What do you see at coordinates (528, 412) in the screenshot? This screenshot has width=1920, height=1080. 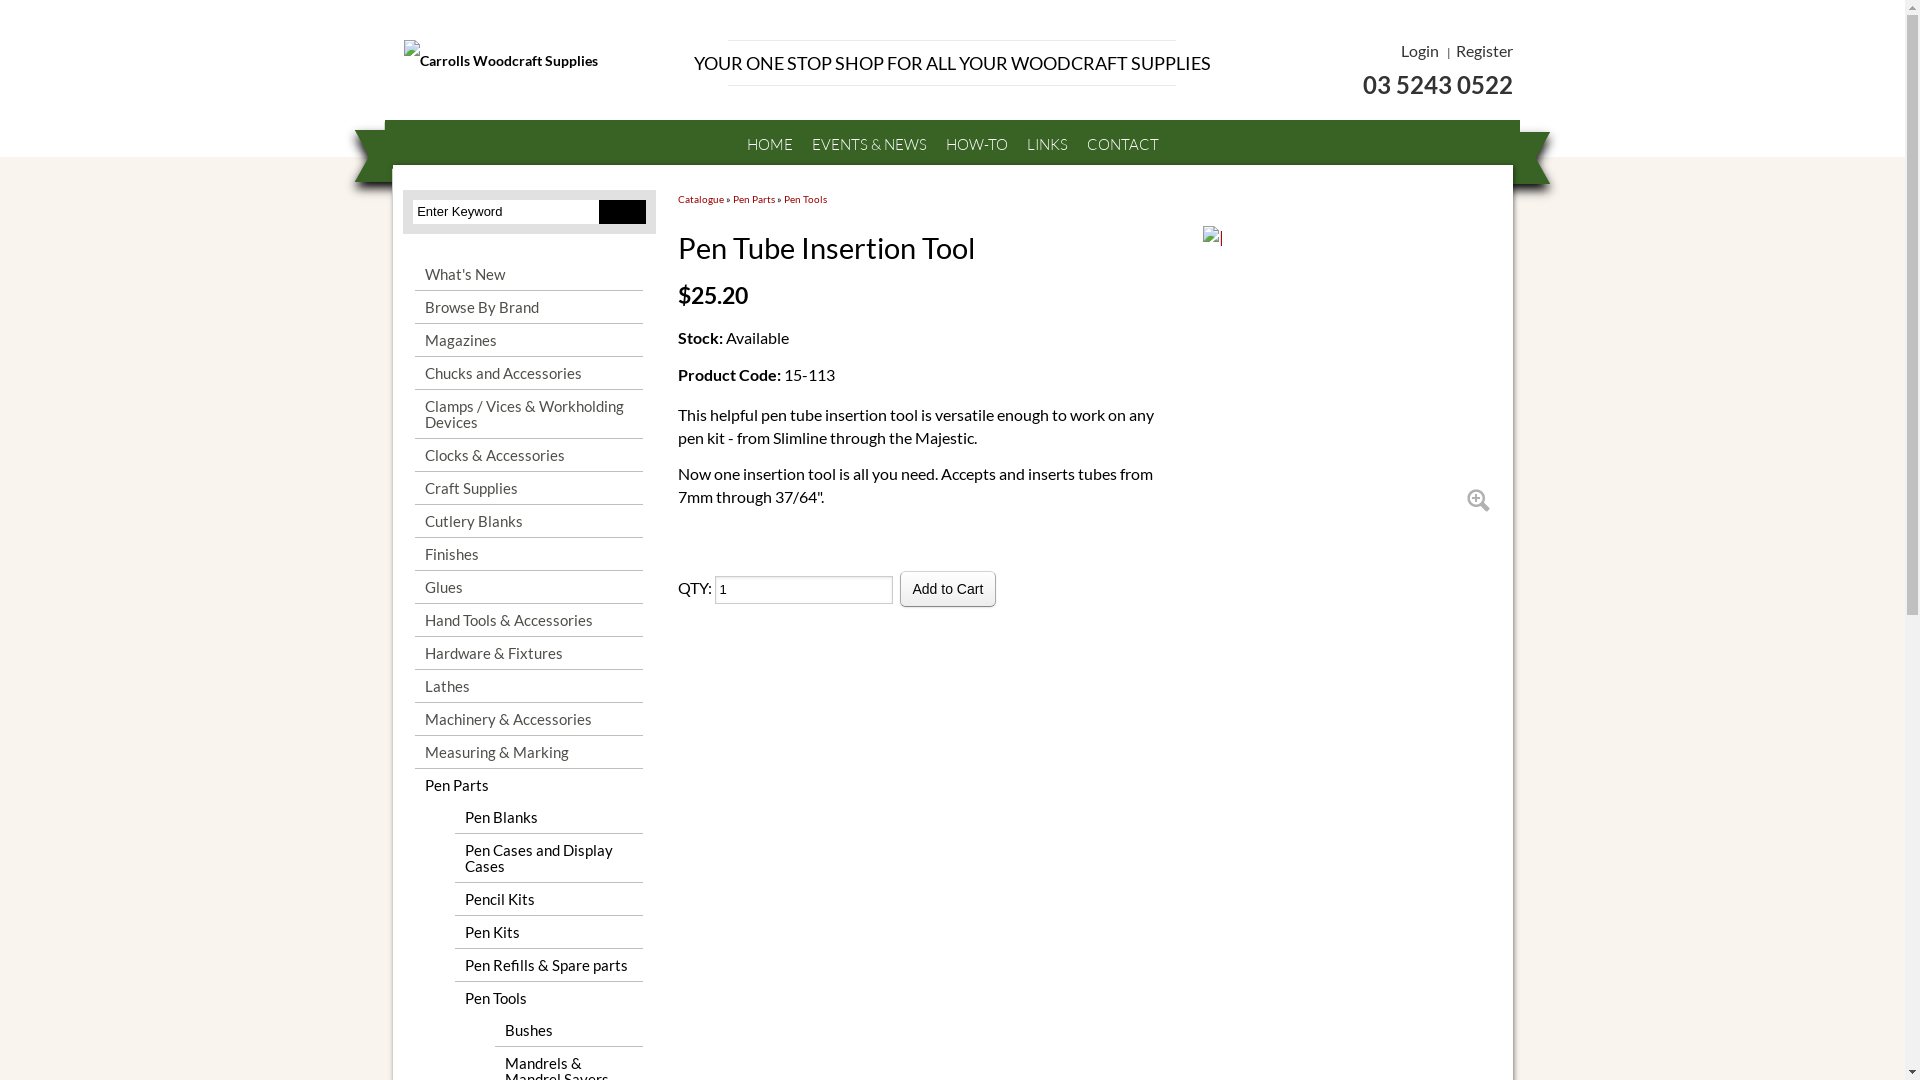 I see `'Clamps / Vices & Workholding Devices'` at bounding box center [528, 412].